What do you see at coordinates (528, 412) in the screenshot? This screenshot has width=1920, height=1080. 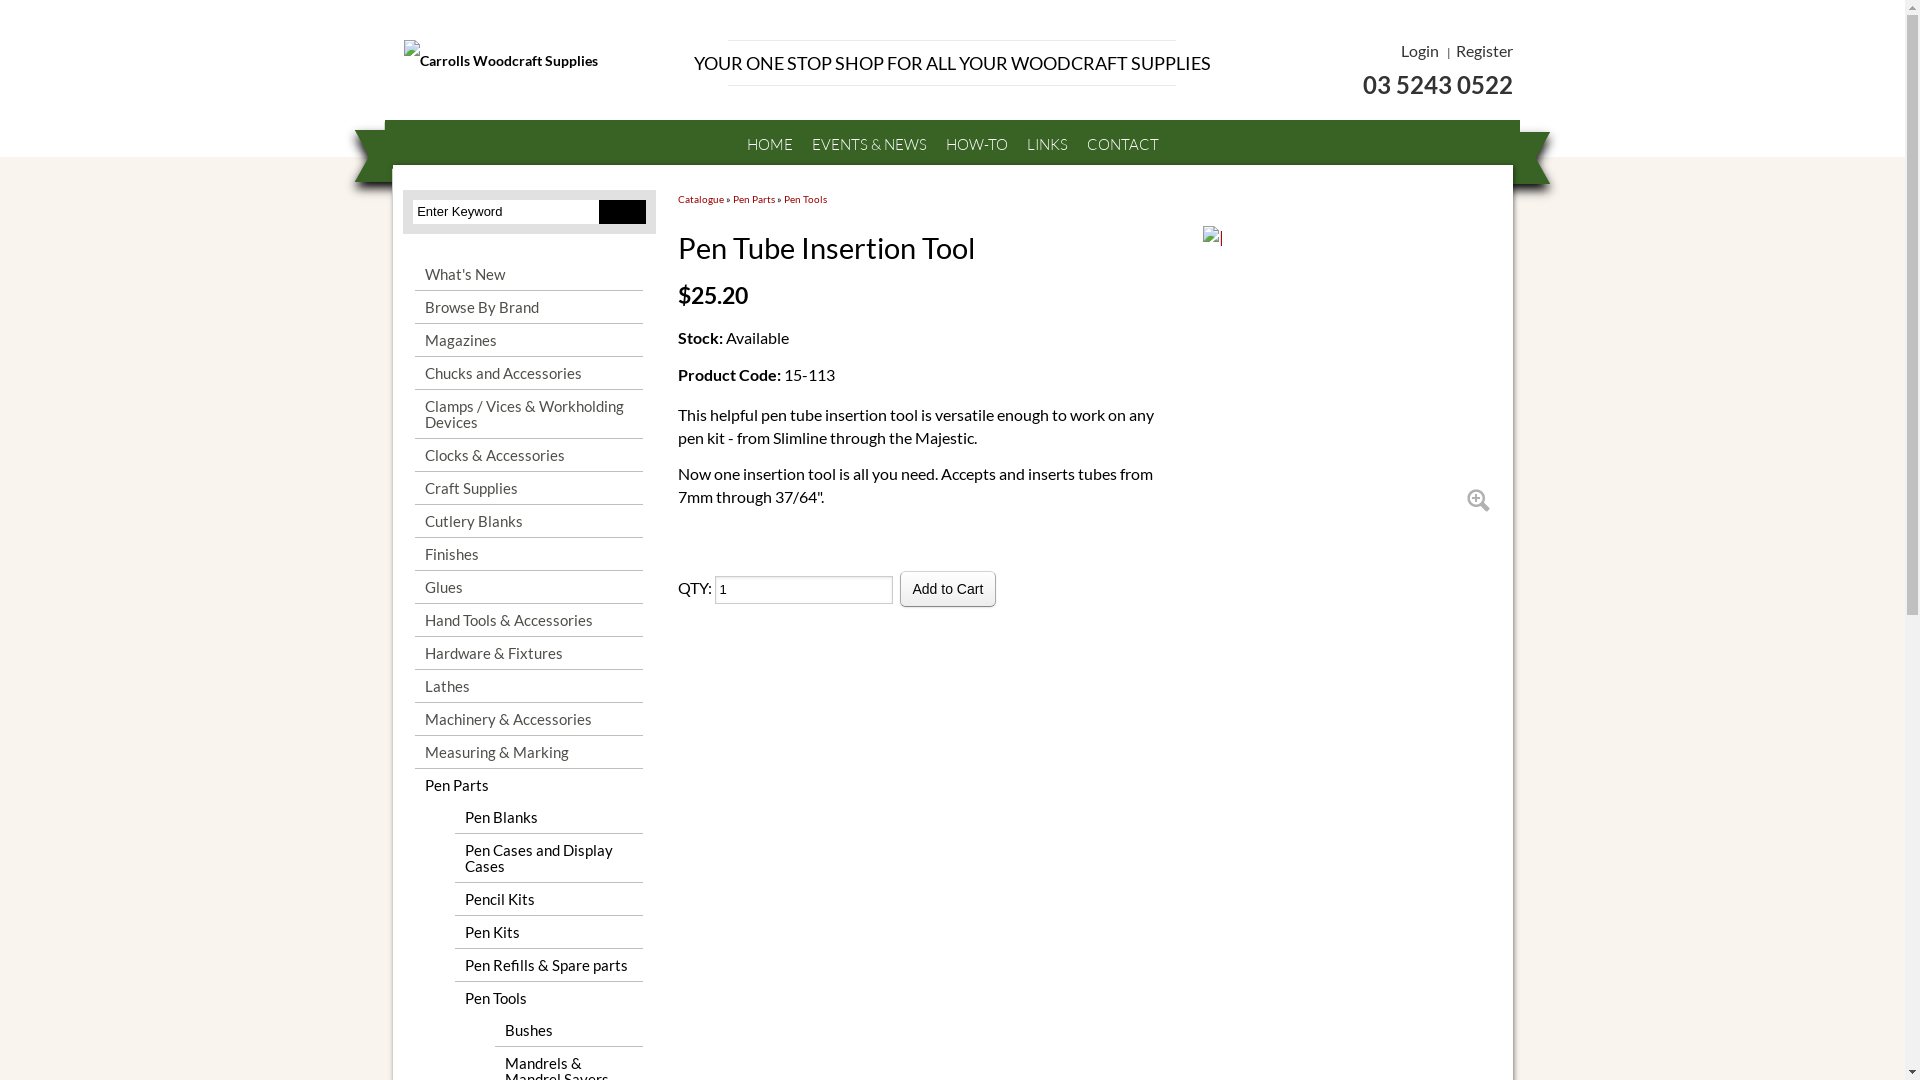 I see `'Clamps / Vices & Workholding Devices'` at bounding box center [528, 412].